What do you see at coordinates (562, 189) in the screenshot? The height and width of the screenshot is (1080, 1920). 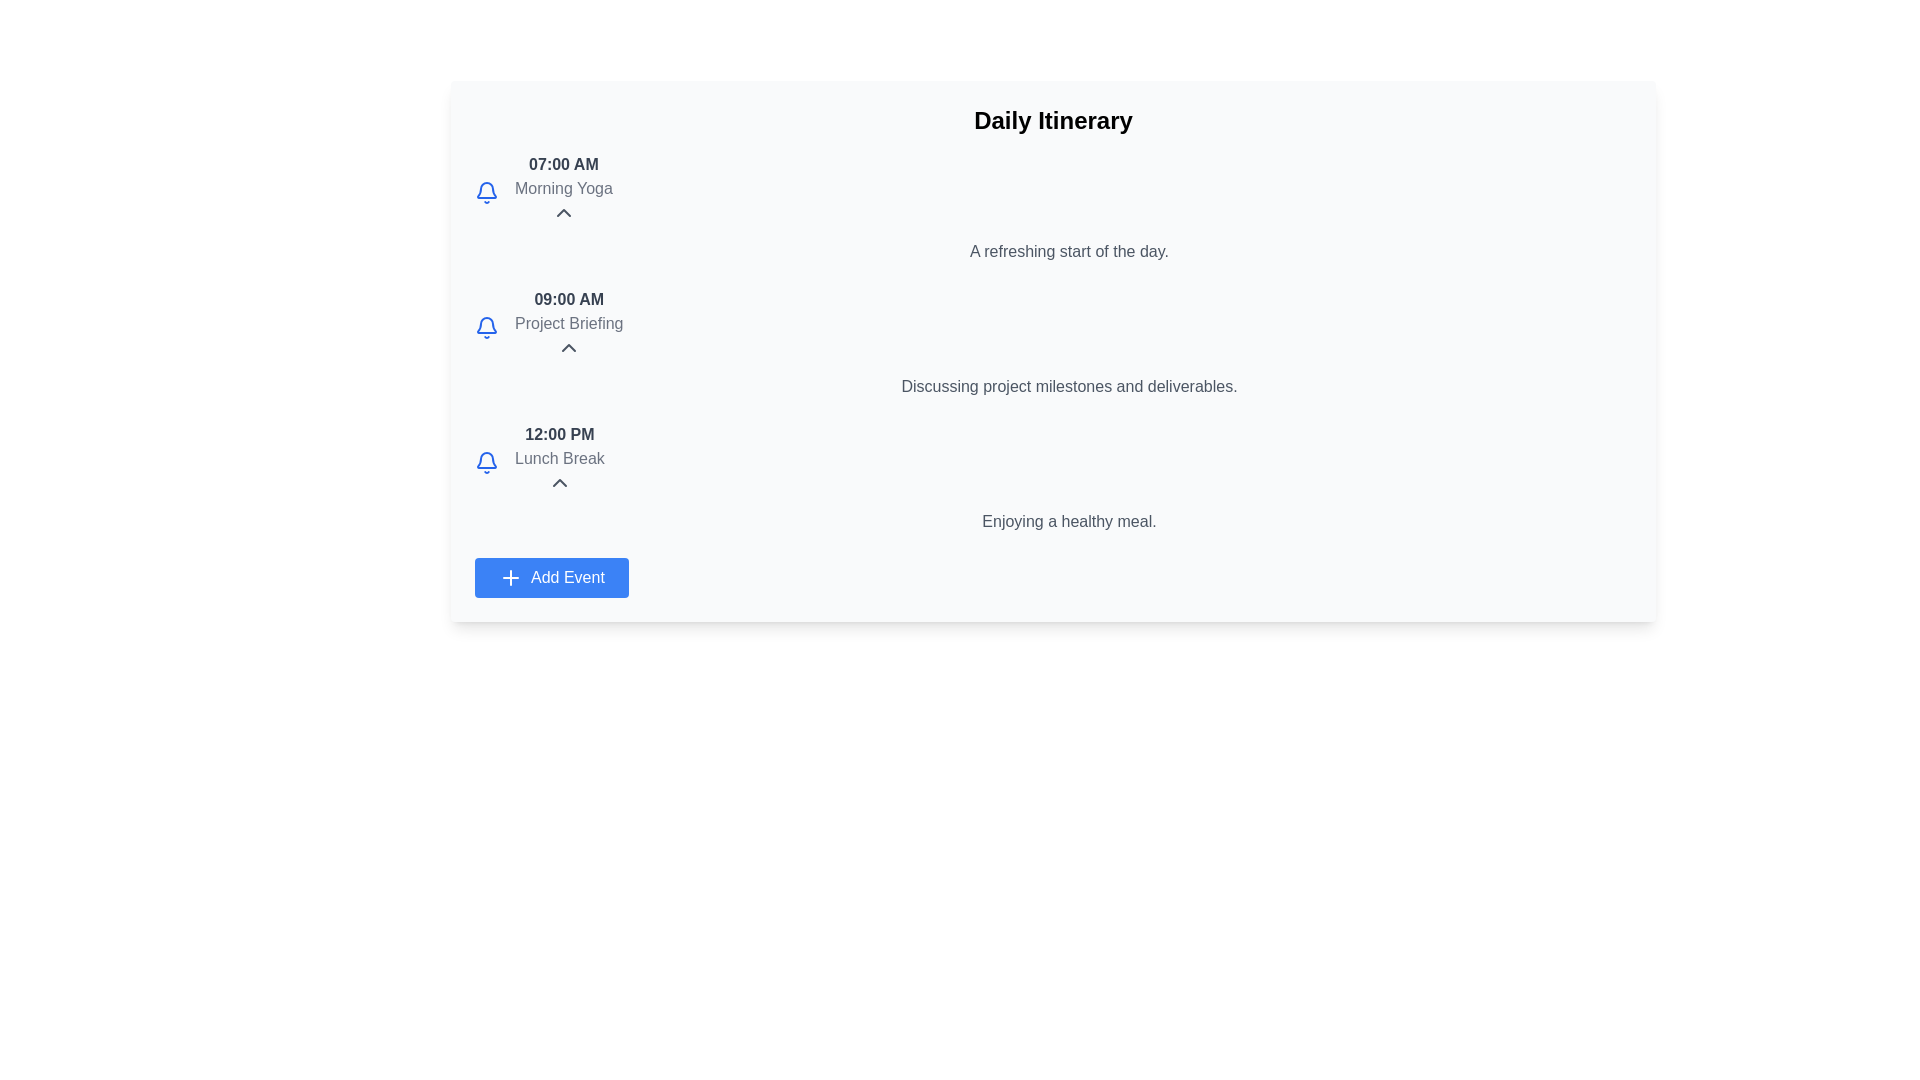 I see `the static text label element that indicates the event title 'Morning Yoga', positioned below '07:00 AM' in the left column of the schedule` at bounding box center [562, 189].